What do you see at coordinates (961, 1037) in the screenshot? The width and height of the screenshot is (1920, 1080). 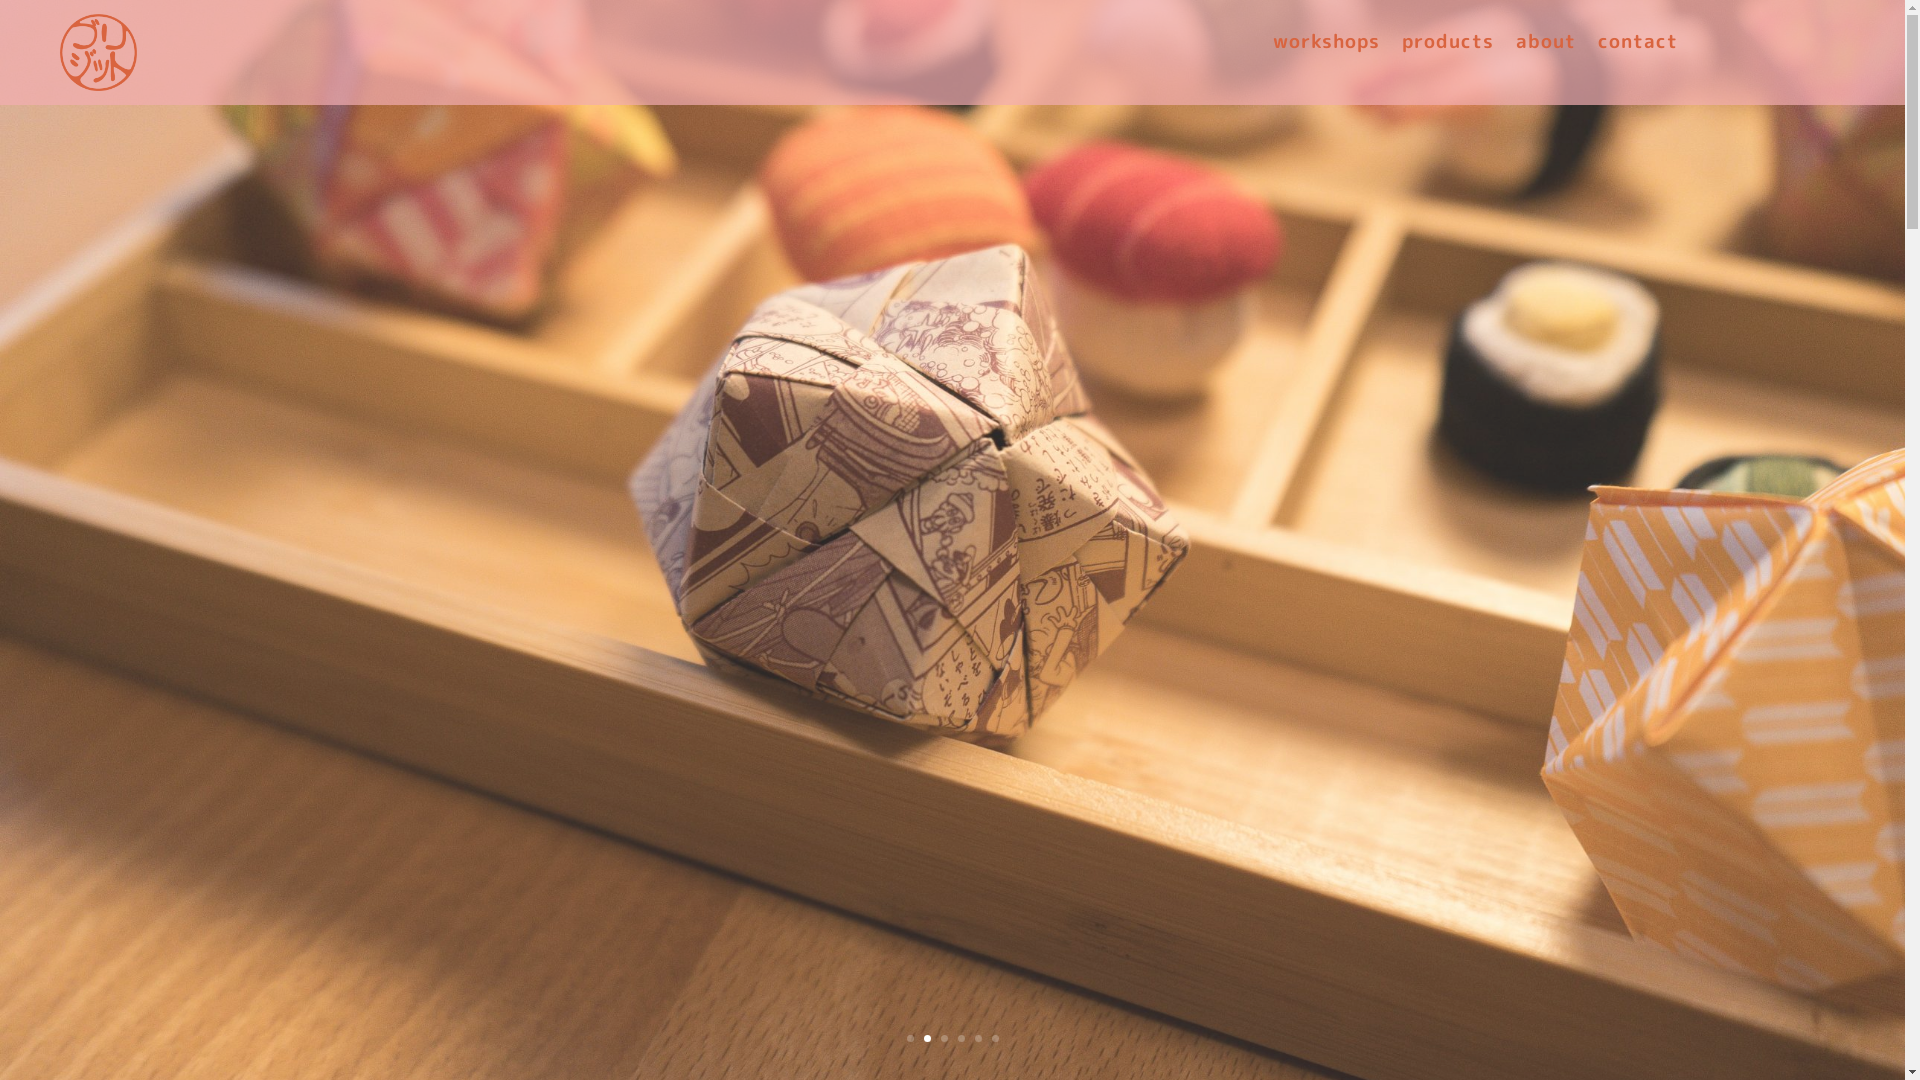 I see `'4'` at bounding box center [961, 1037].